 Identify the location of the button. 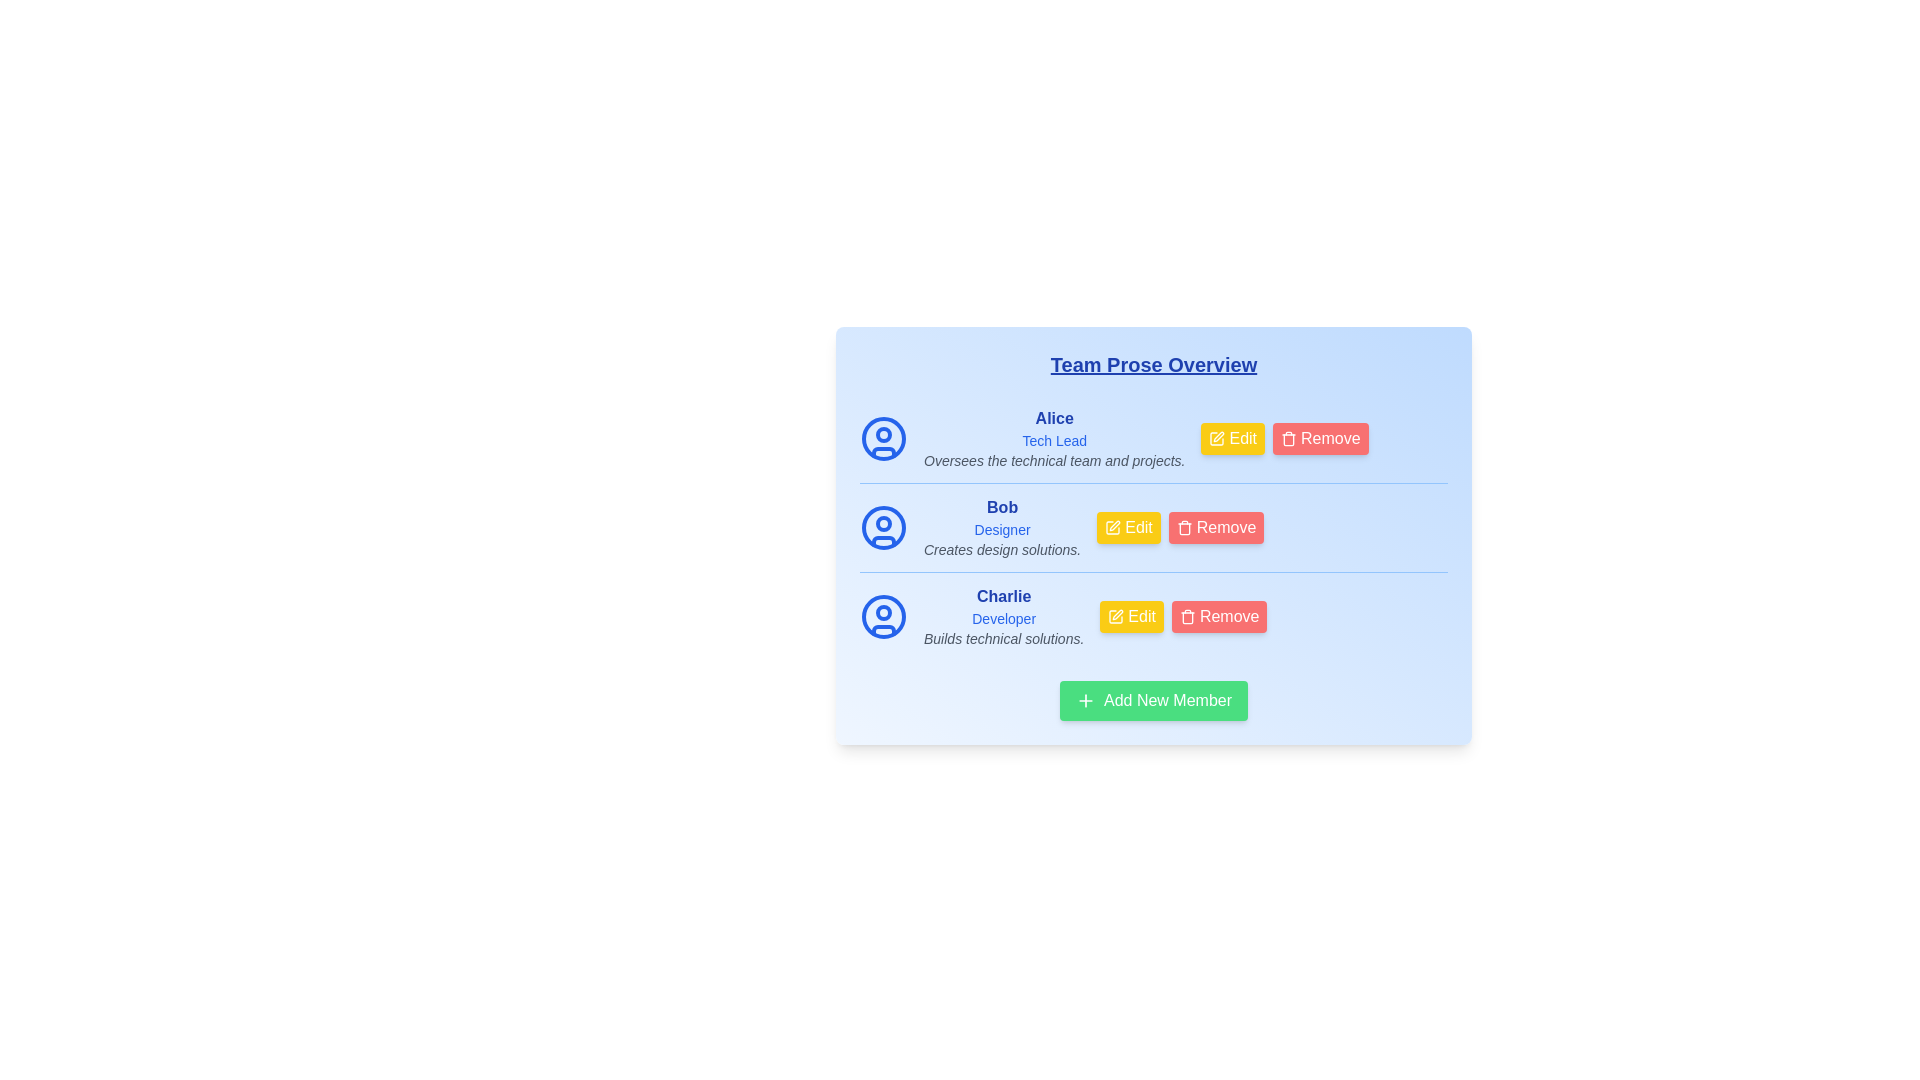
(1285, 438).